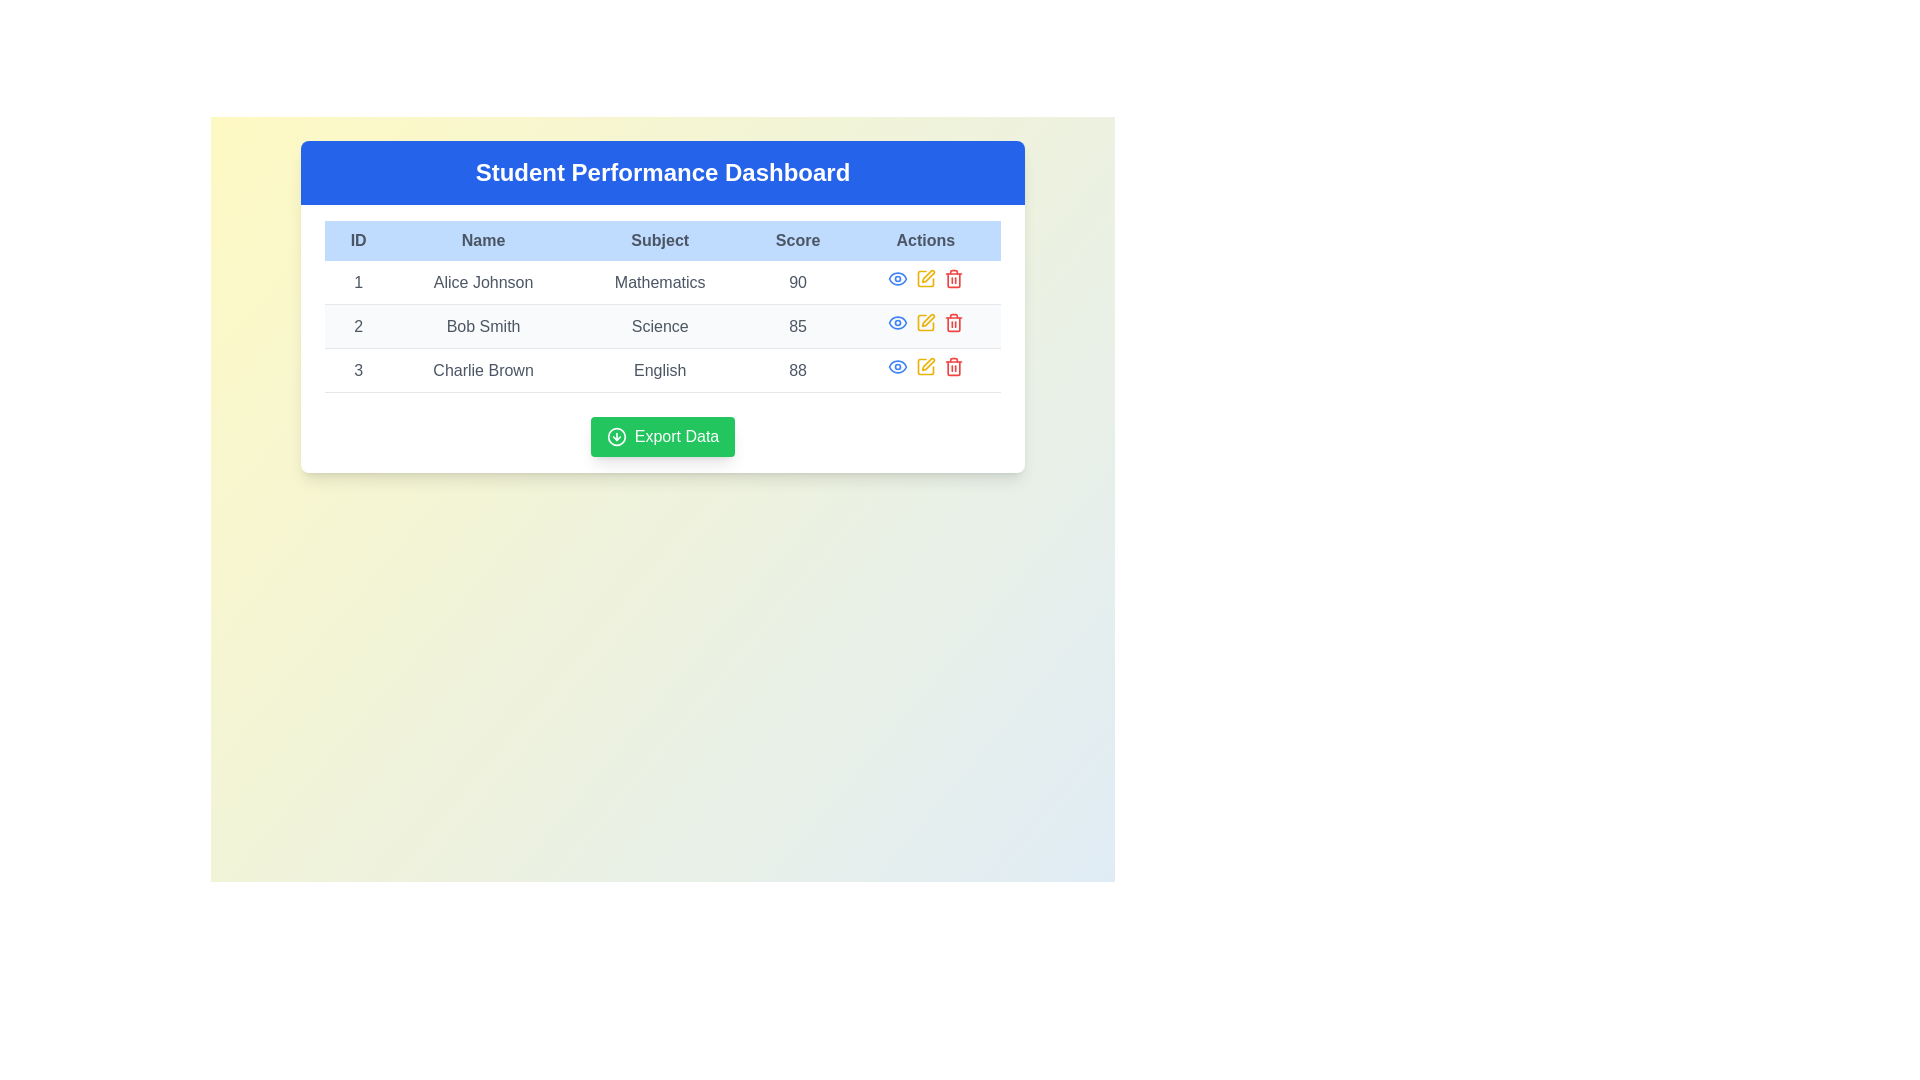 The width and height of the screenshot is (1920, 1080). I want to click on the static text element displaying 'Charlie Brown' in the third row of the table under the 'Name' column, so click(483, 370).